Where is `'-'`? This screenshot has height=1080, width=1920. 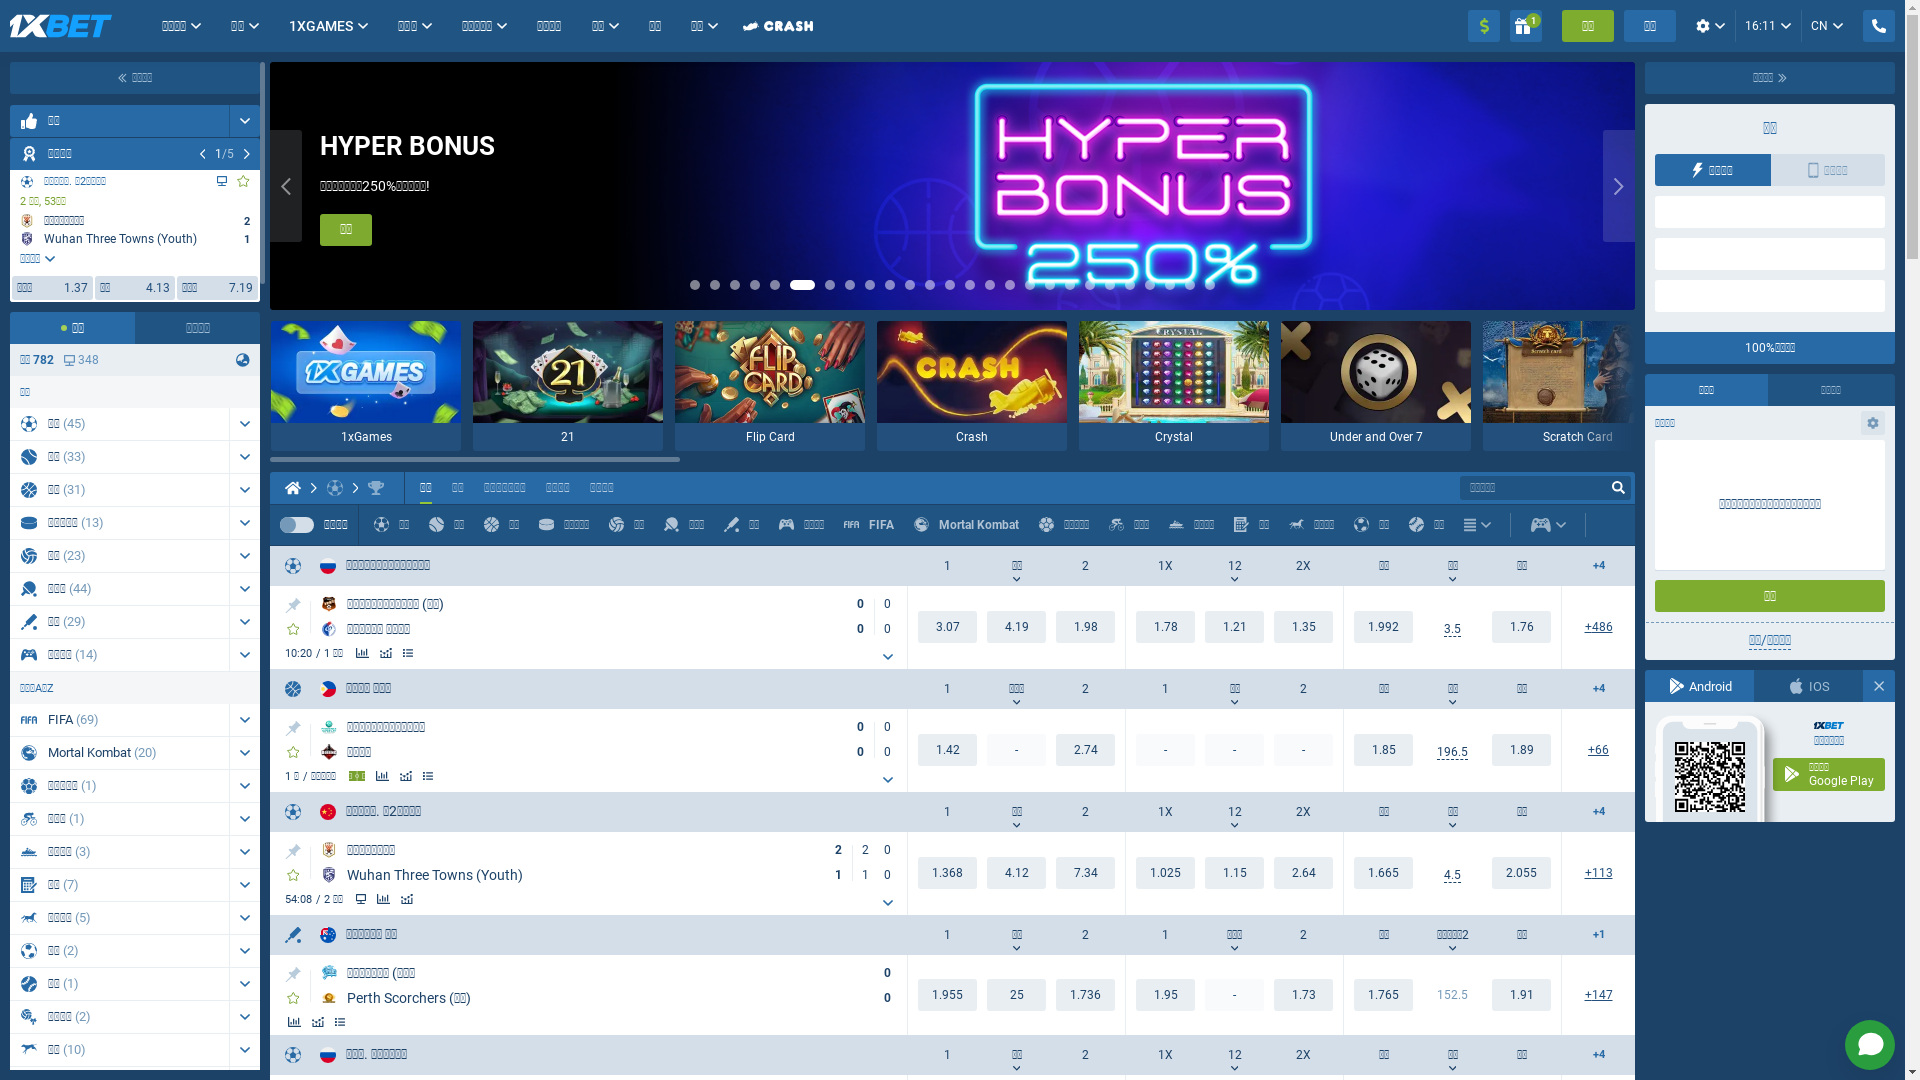
'-' is located at coordinates (1165, 749).